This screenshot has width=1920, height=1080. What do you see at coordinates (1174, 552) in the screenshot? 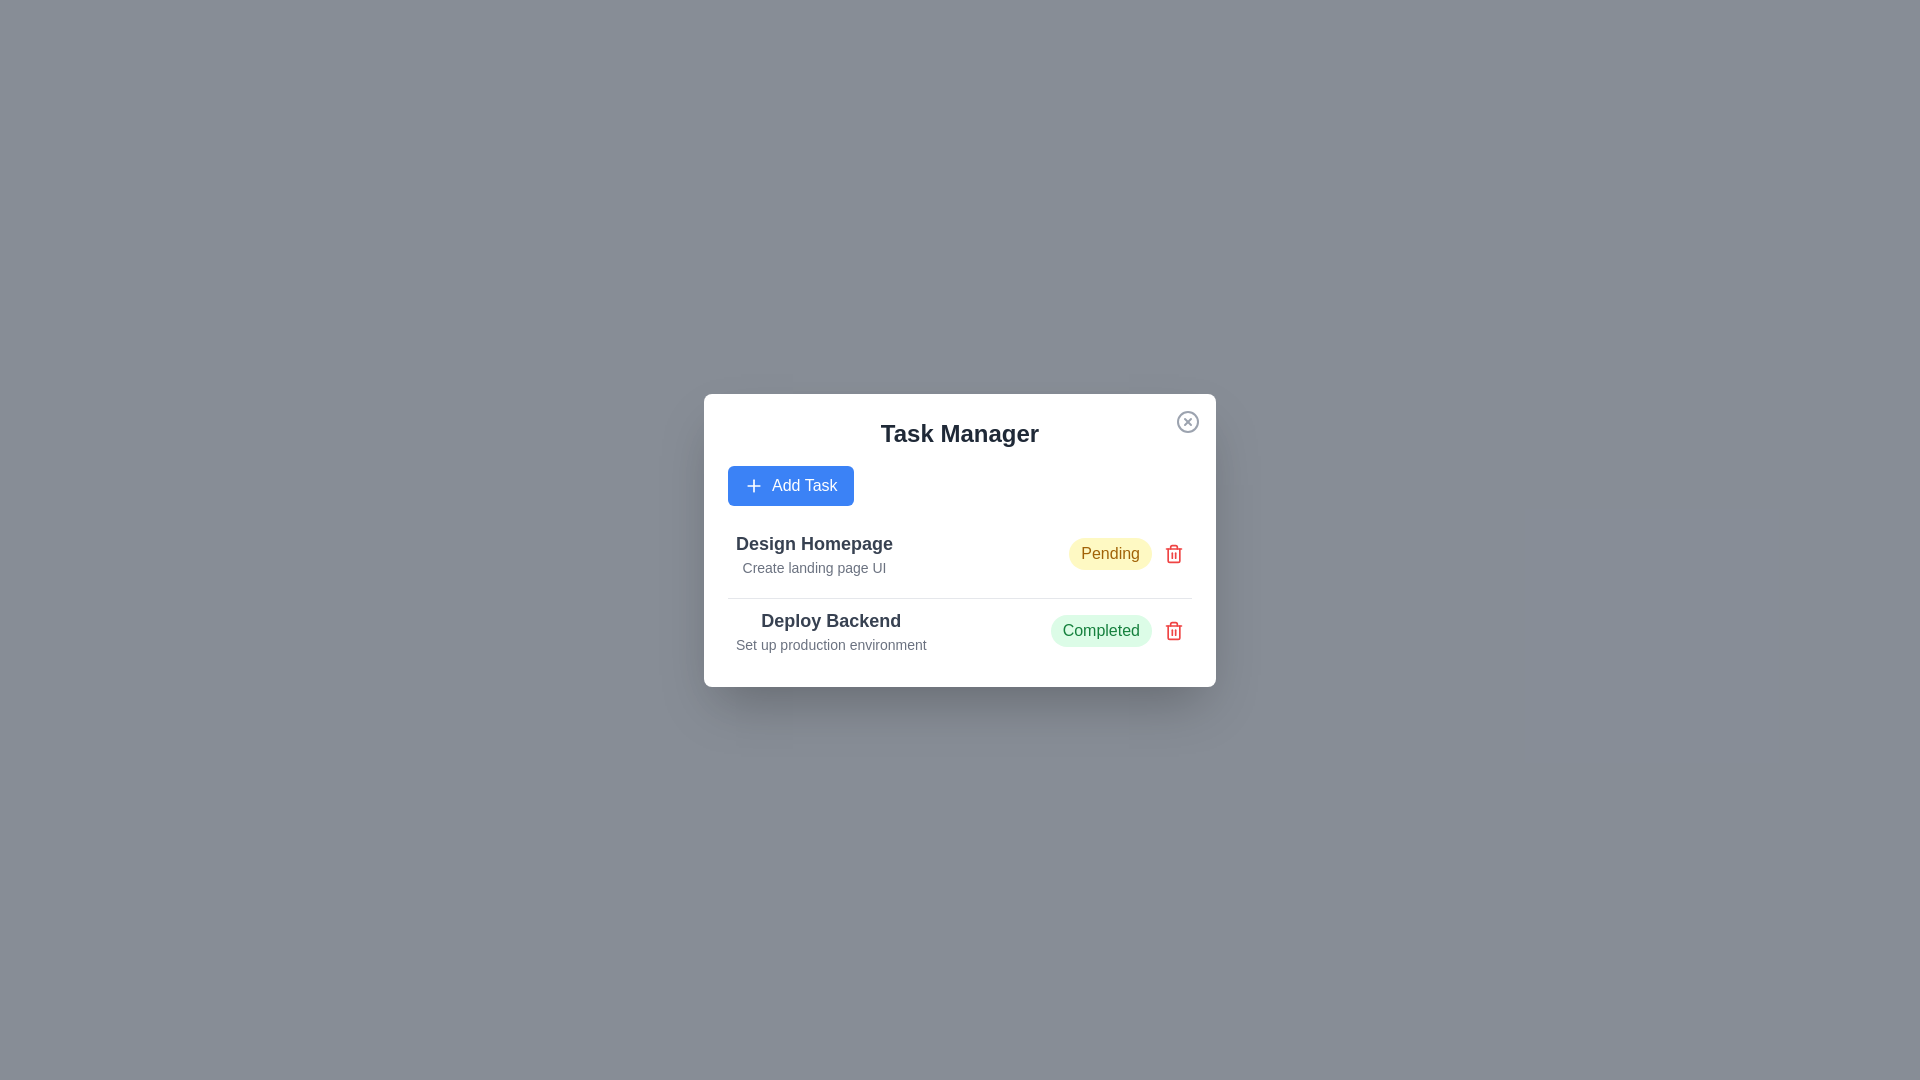
I see `the red trash can icon button located to the immediate right of the 'Pending' status label in the top task of the 'Task Manager' section` at bounding box center [1174, 552].